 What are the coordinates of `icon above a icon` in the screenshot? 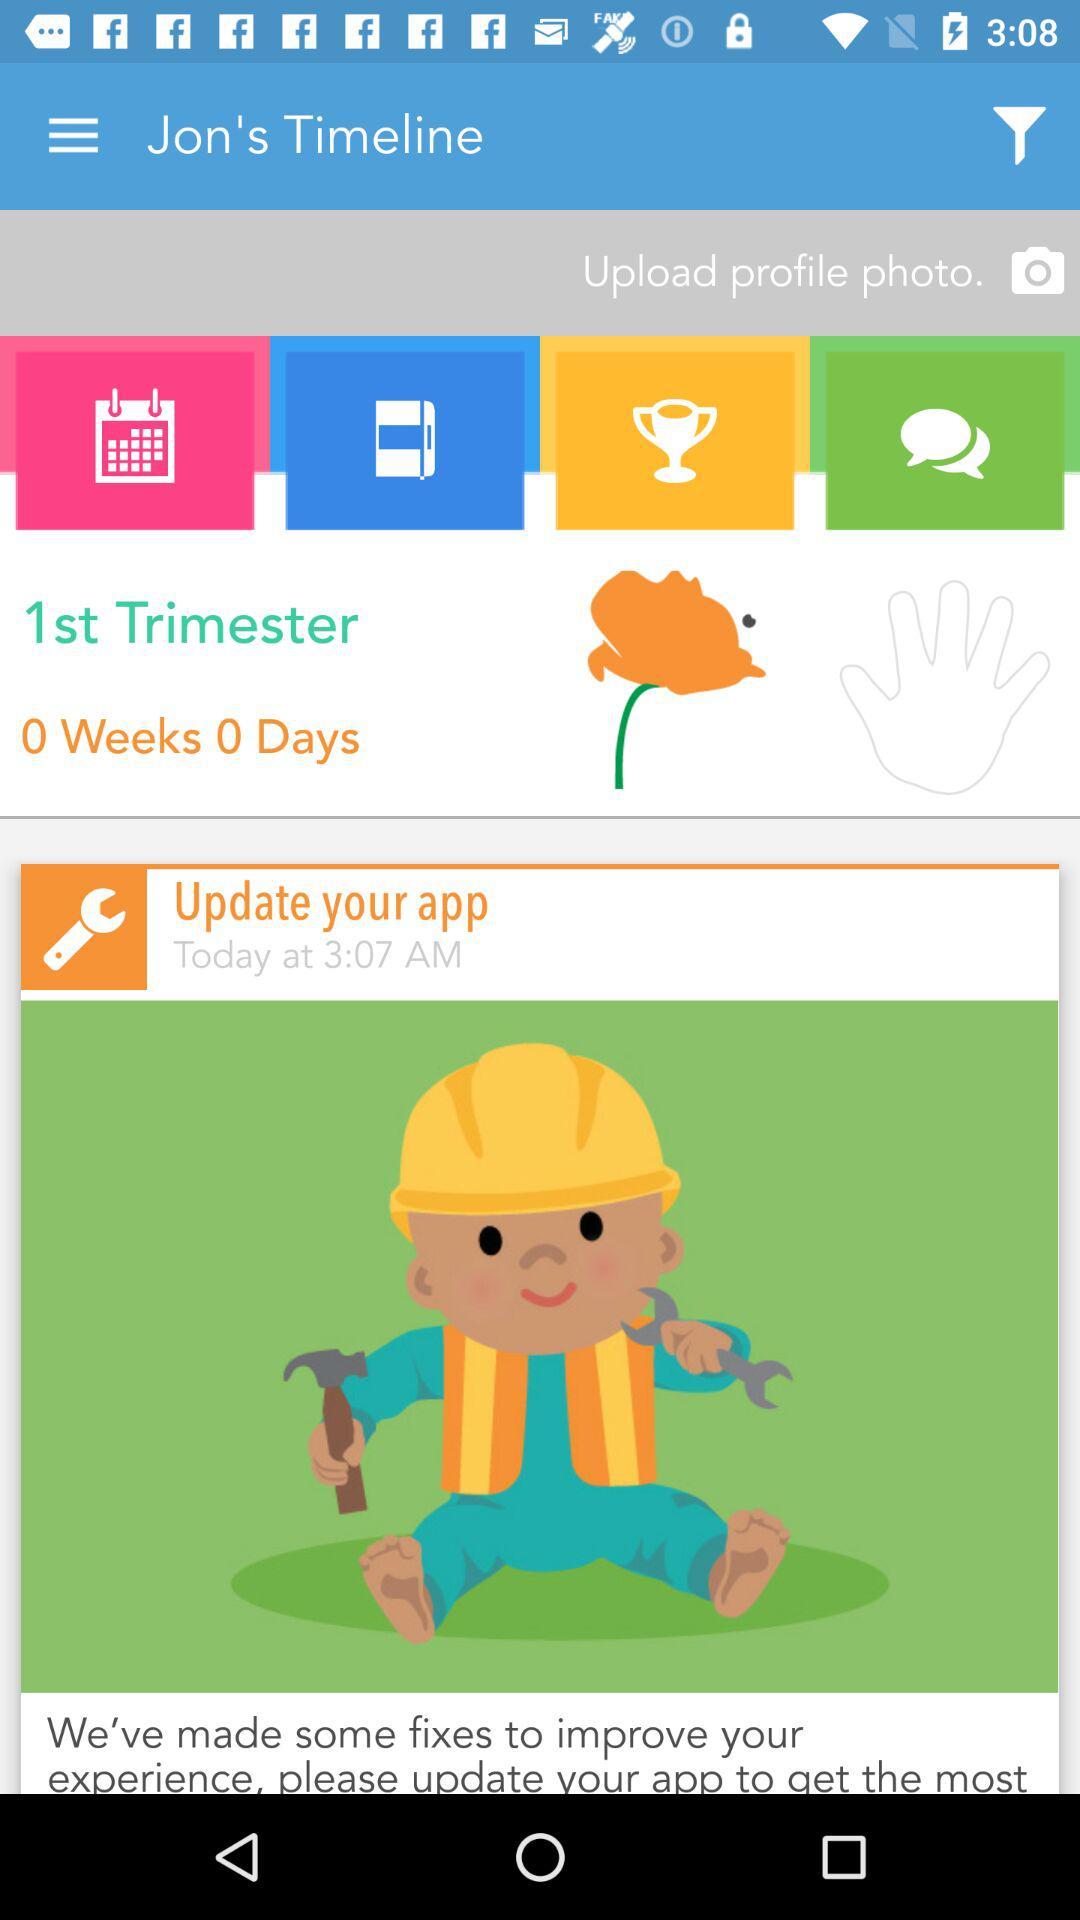 It's located at (540, 272).